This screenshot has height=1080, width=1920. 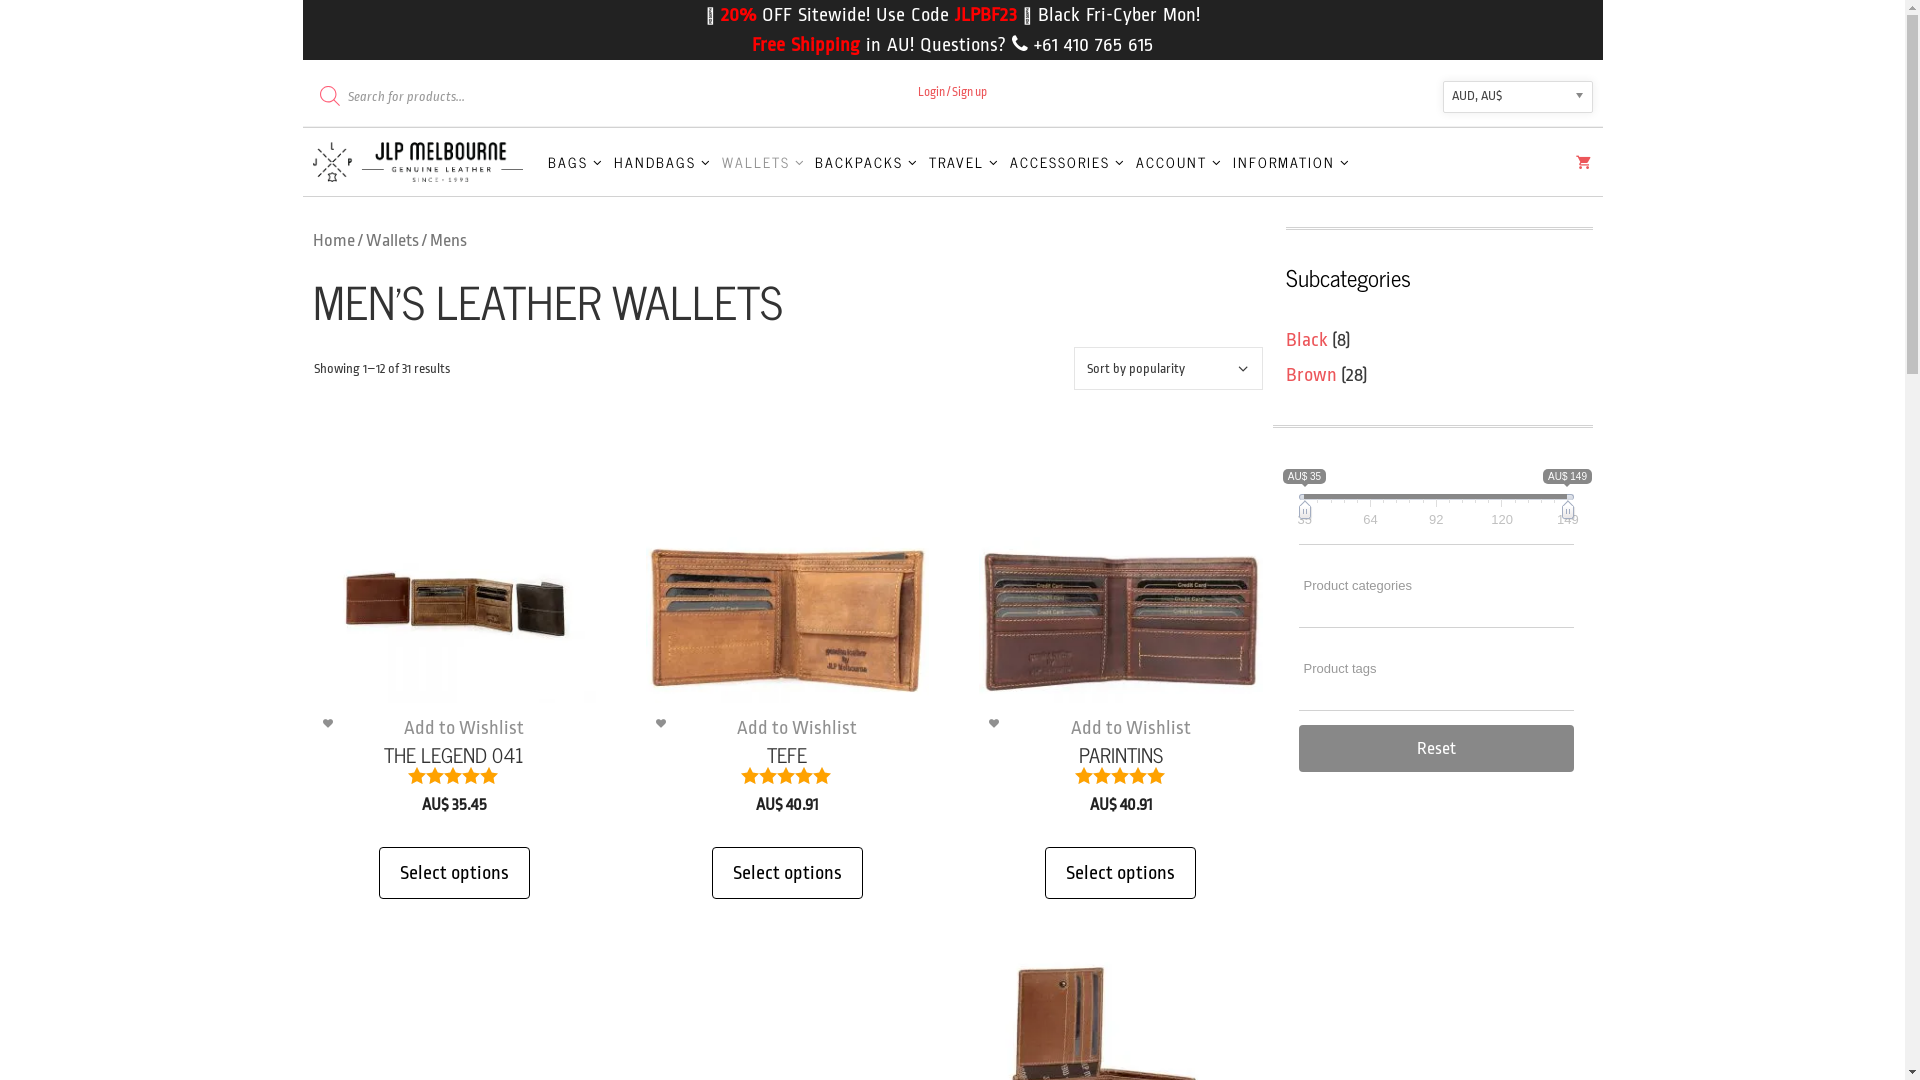 What do you see at coordinates (951, 92) in the screenshot?
I see `'Login / Sign up'` at bounding box center [951, 92].